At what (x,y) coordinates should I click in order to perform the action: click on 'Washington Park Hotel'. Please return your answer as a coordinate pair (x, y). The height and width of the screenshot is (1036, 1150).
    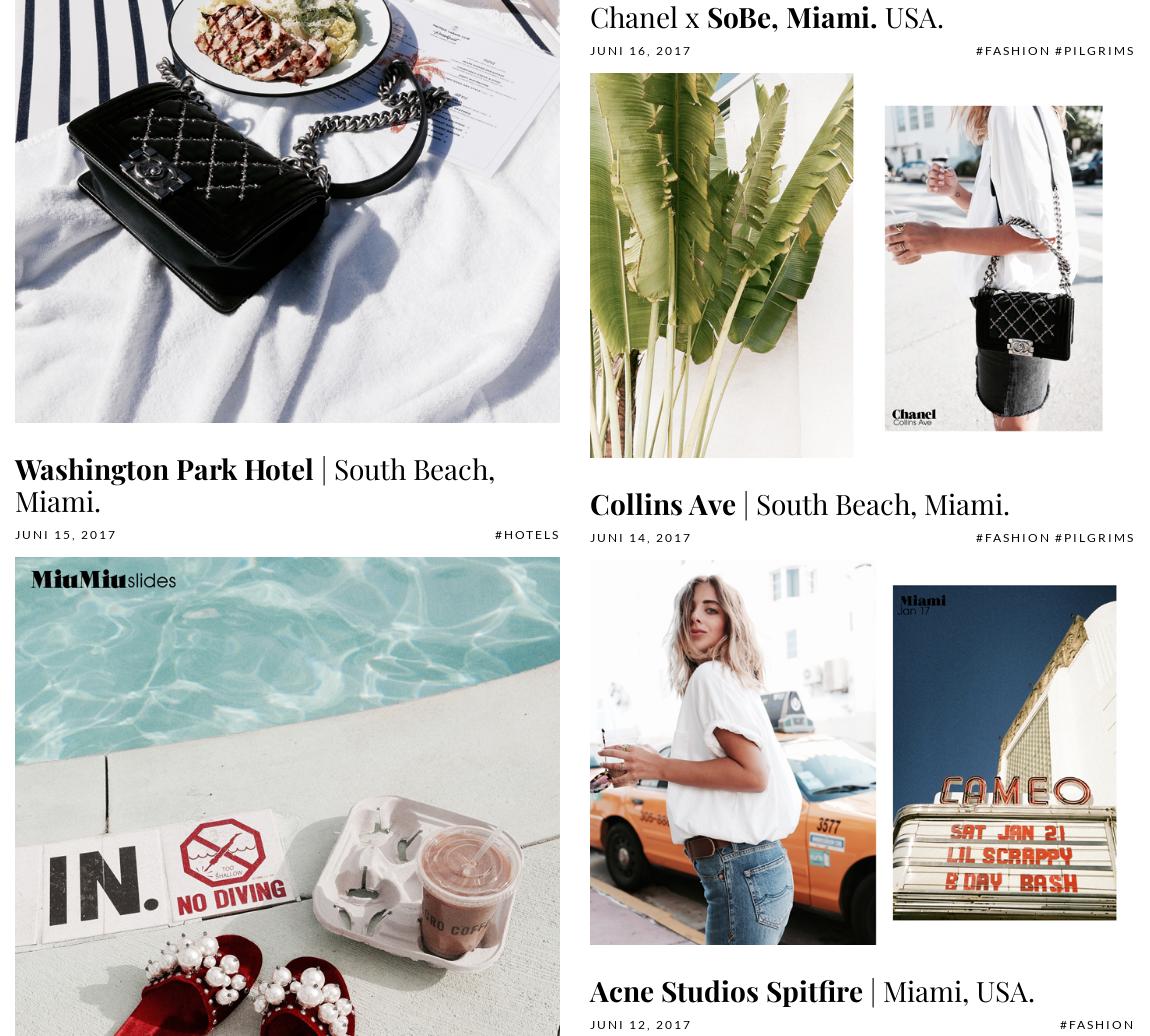
    Looking at the image, I should click on (163, 468).